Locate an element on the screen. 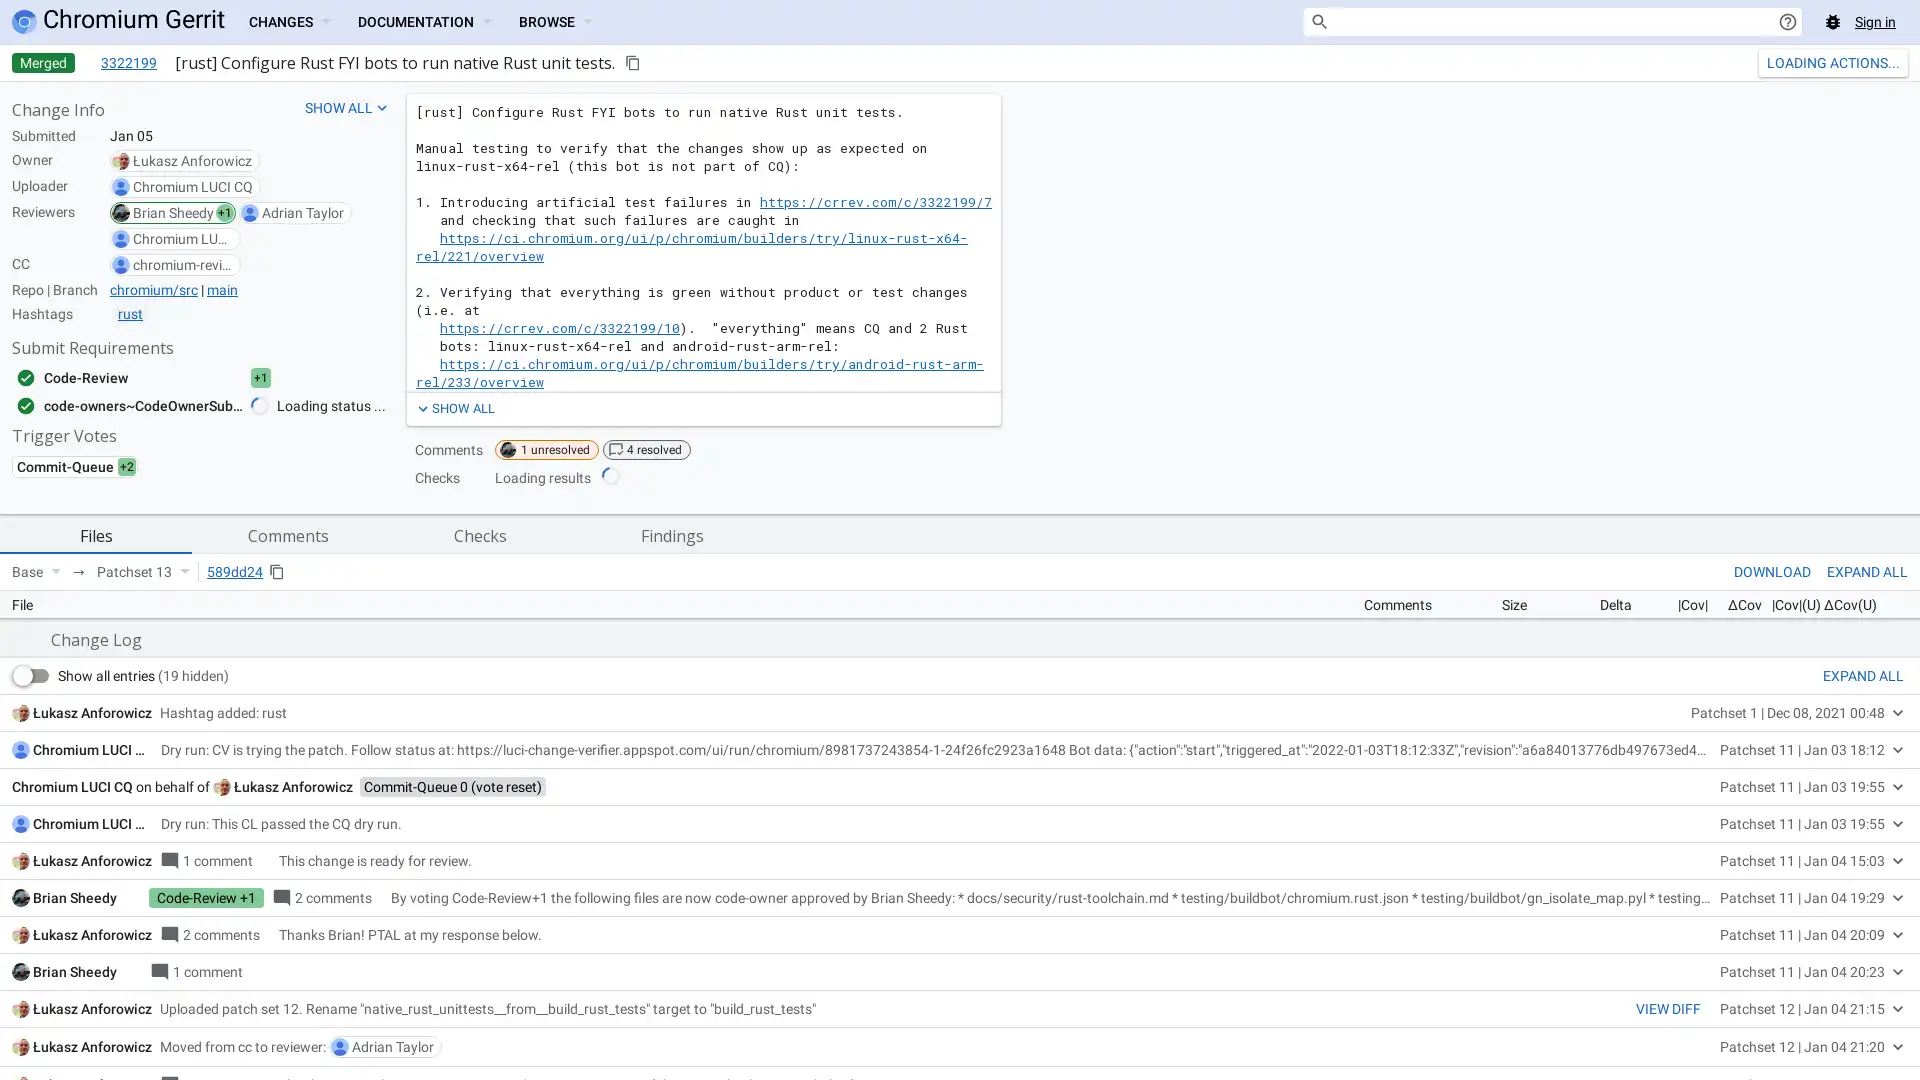  Patchset 13 is located at coordinates (142, 571).